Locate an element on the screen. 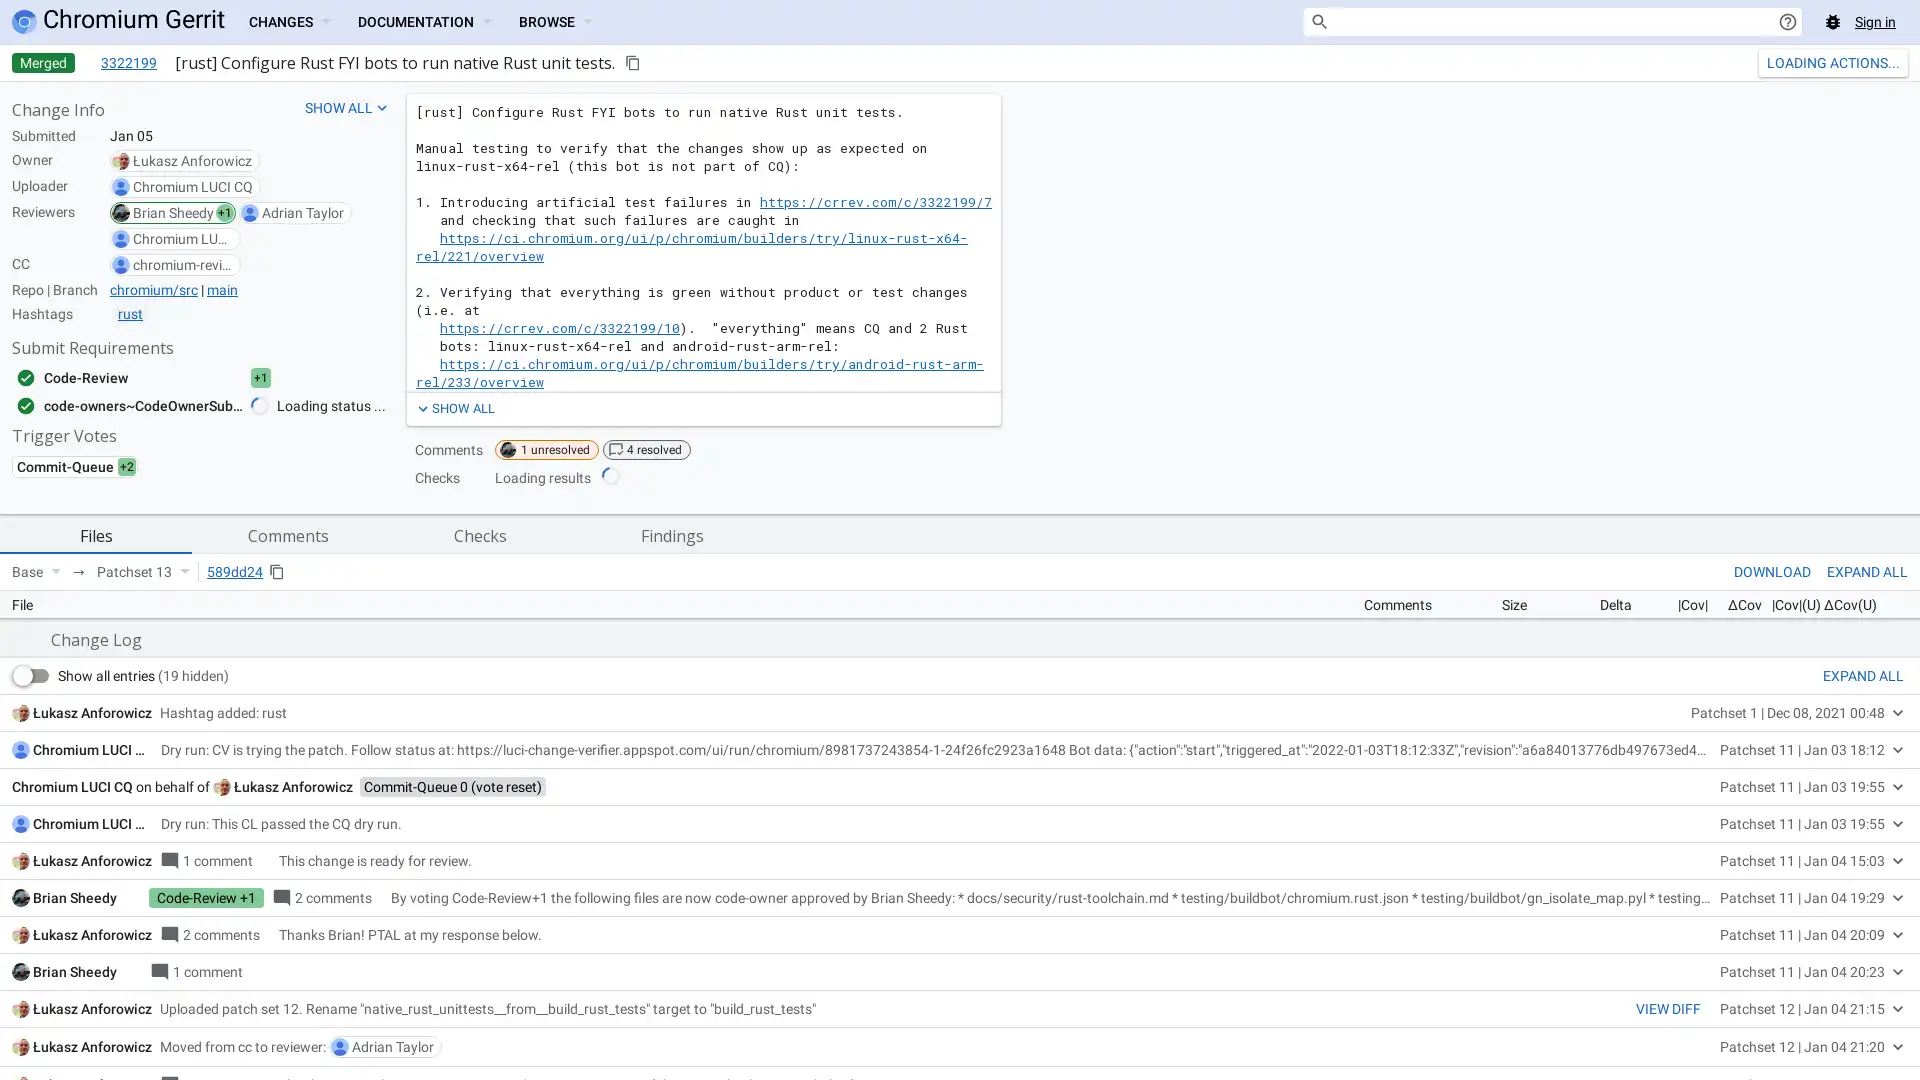  Patchset 13 is located at coordinates (142, 571).